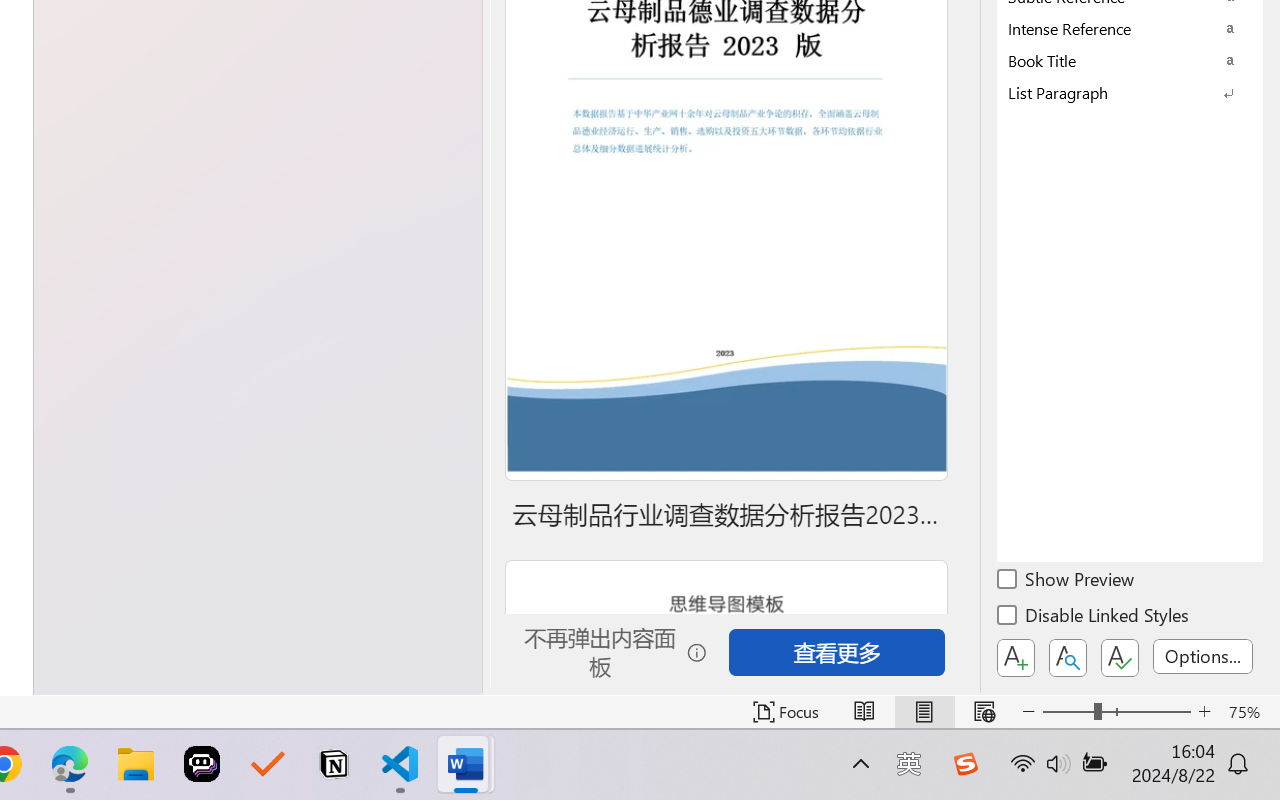 This screenshot has width=1280, height=800. I want to click on 'Class: NetUIImage', so click(1115, 92).